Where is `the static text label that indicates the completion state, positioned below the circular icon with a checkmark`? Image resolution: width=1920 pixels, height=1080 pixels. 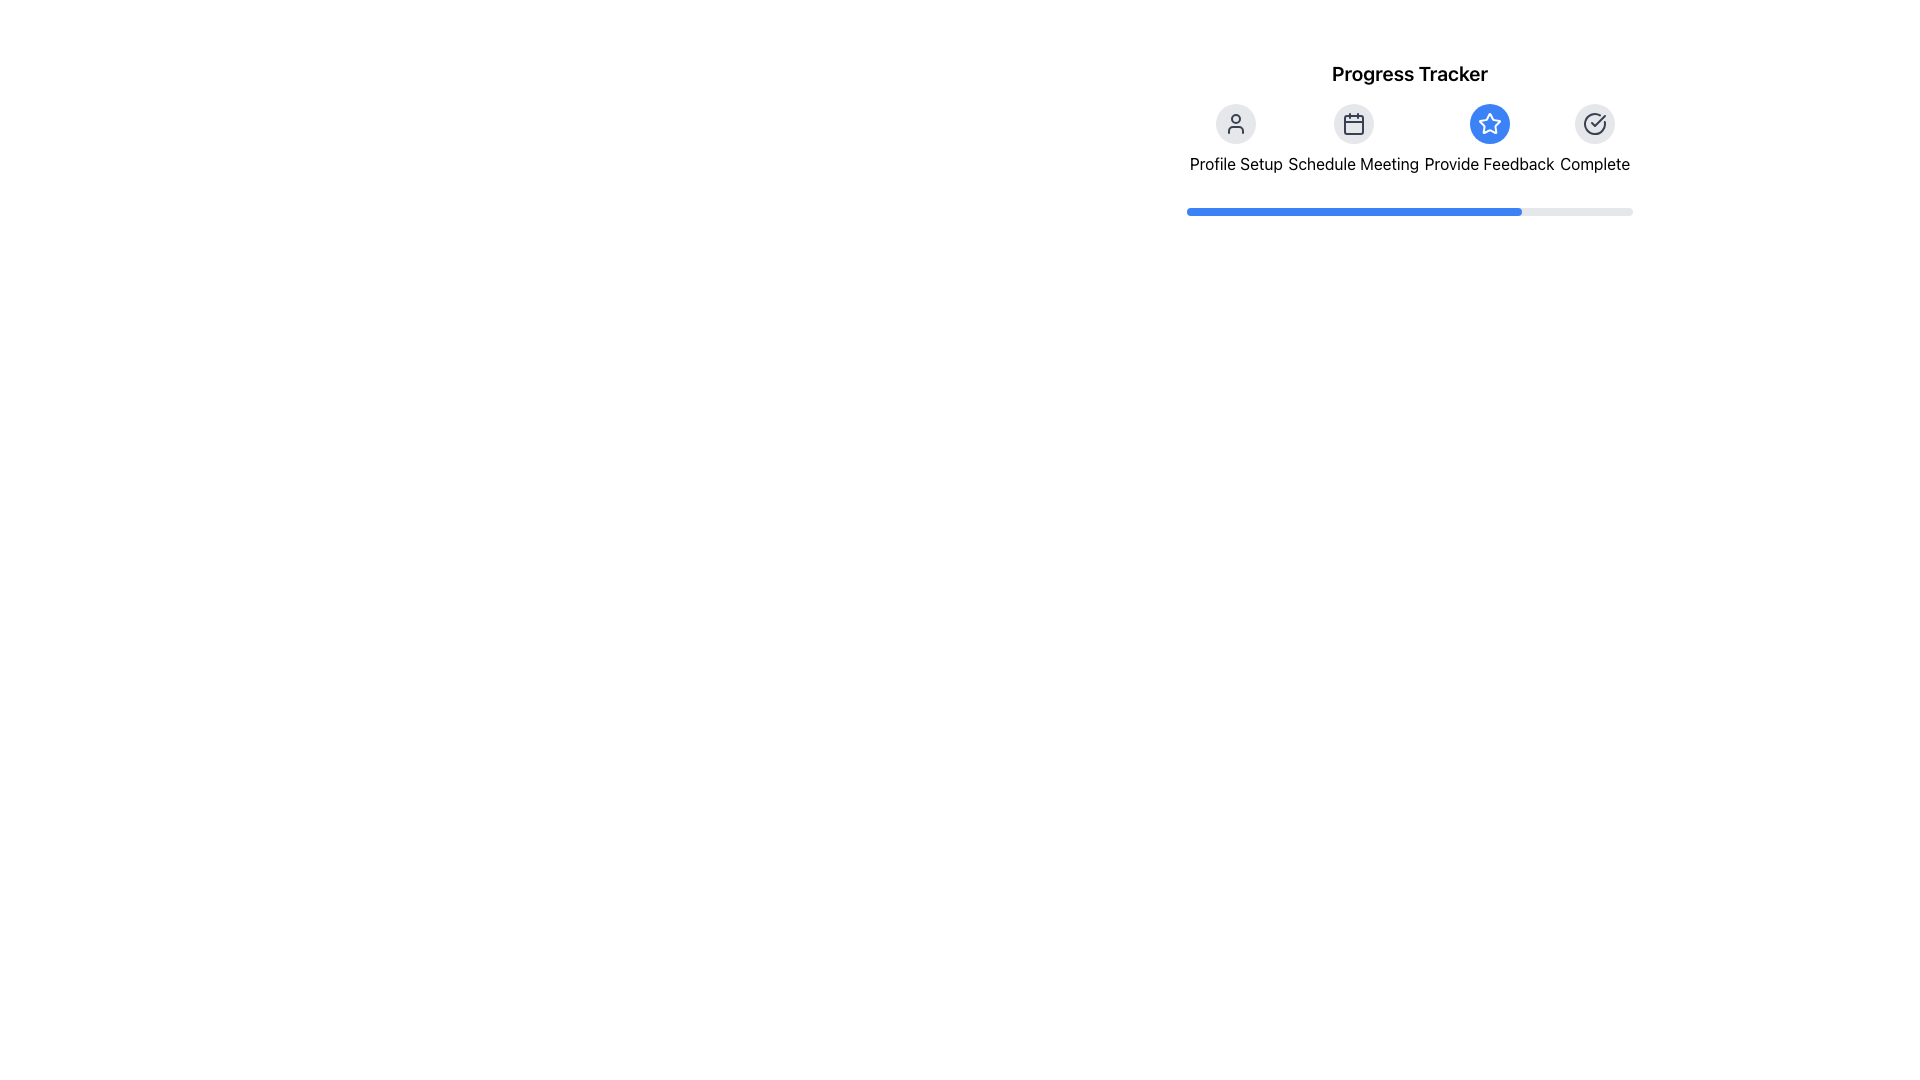 the static text label that indicates the completion state, positioned below the circular icon with a checkmark is located at coordinates (1594, 163).